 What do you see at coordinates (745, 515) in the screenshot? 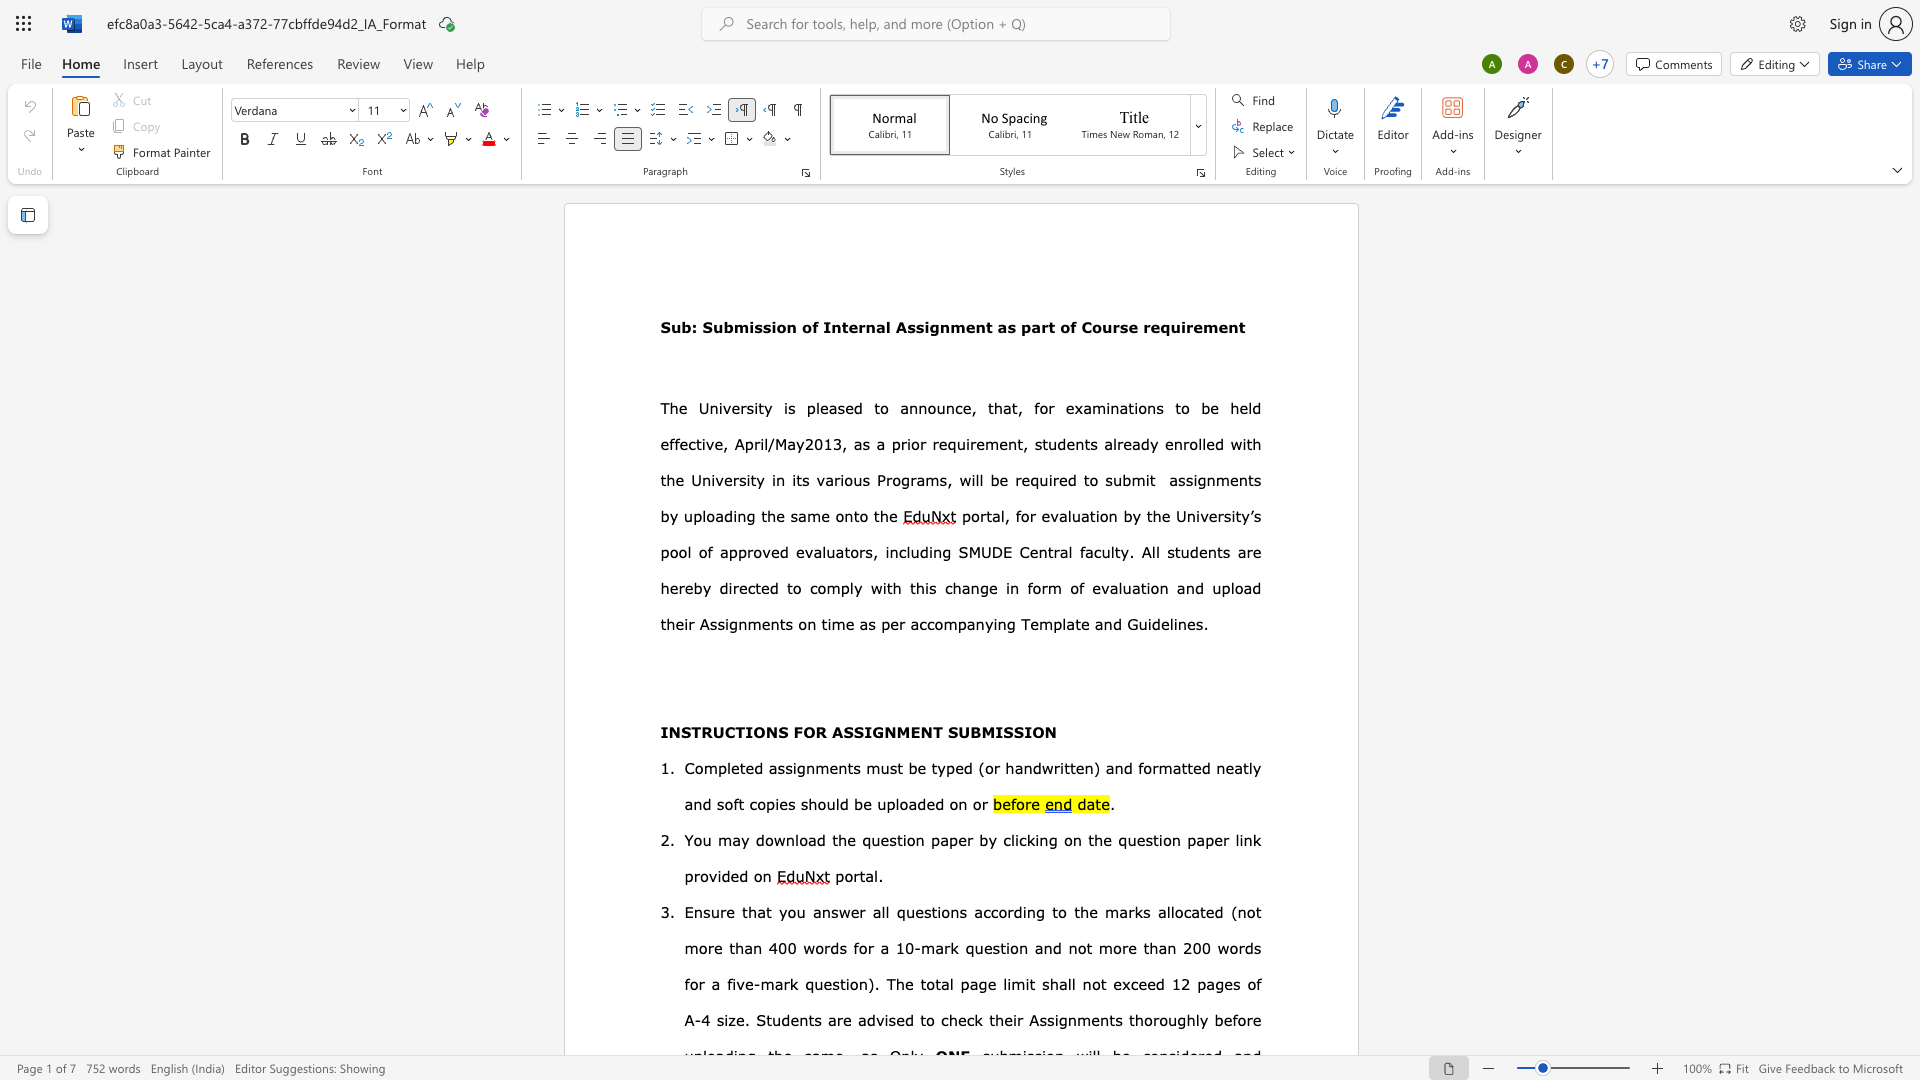
I see `the space between the continuous character "n" and "g" in the text` at bounding box center [745, 515].